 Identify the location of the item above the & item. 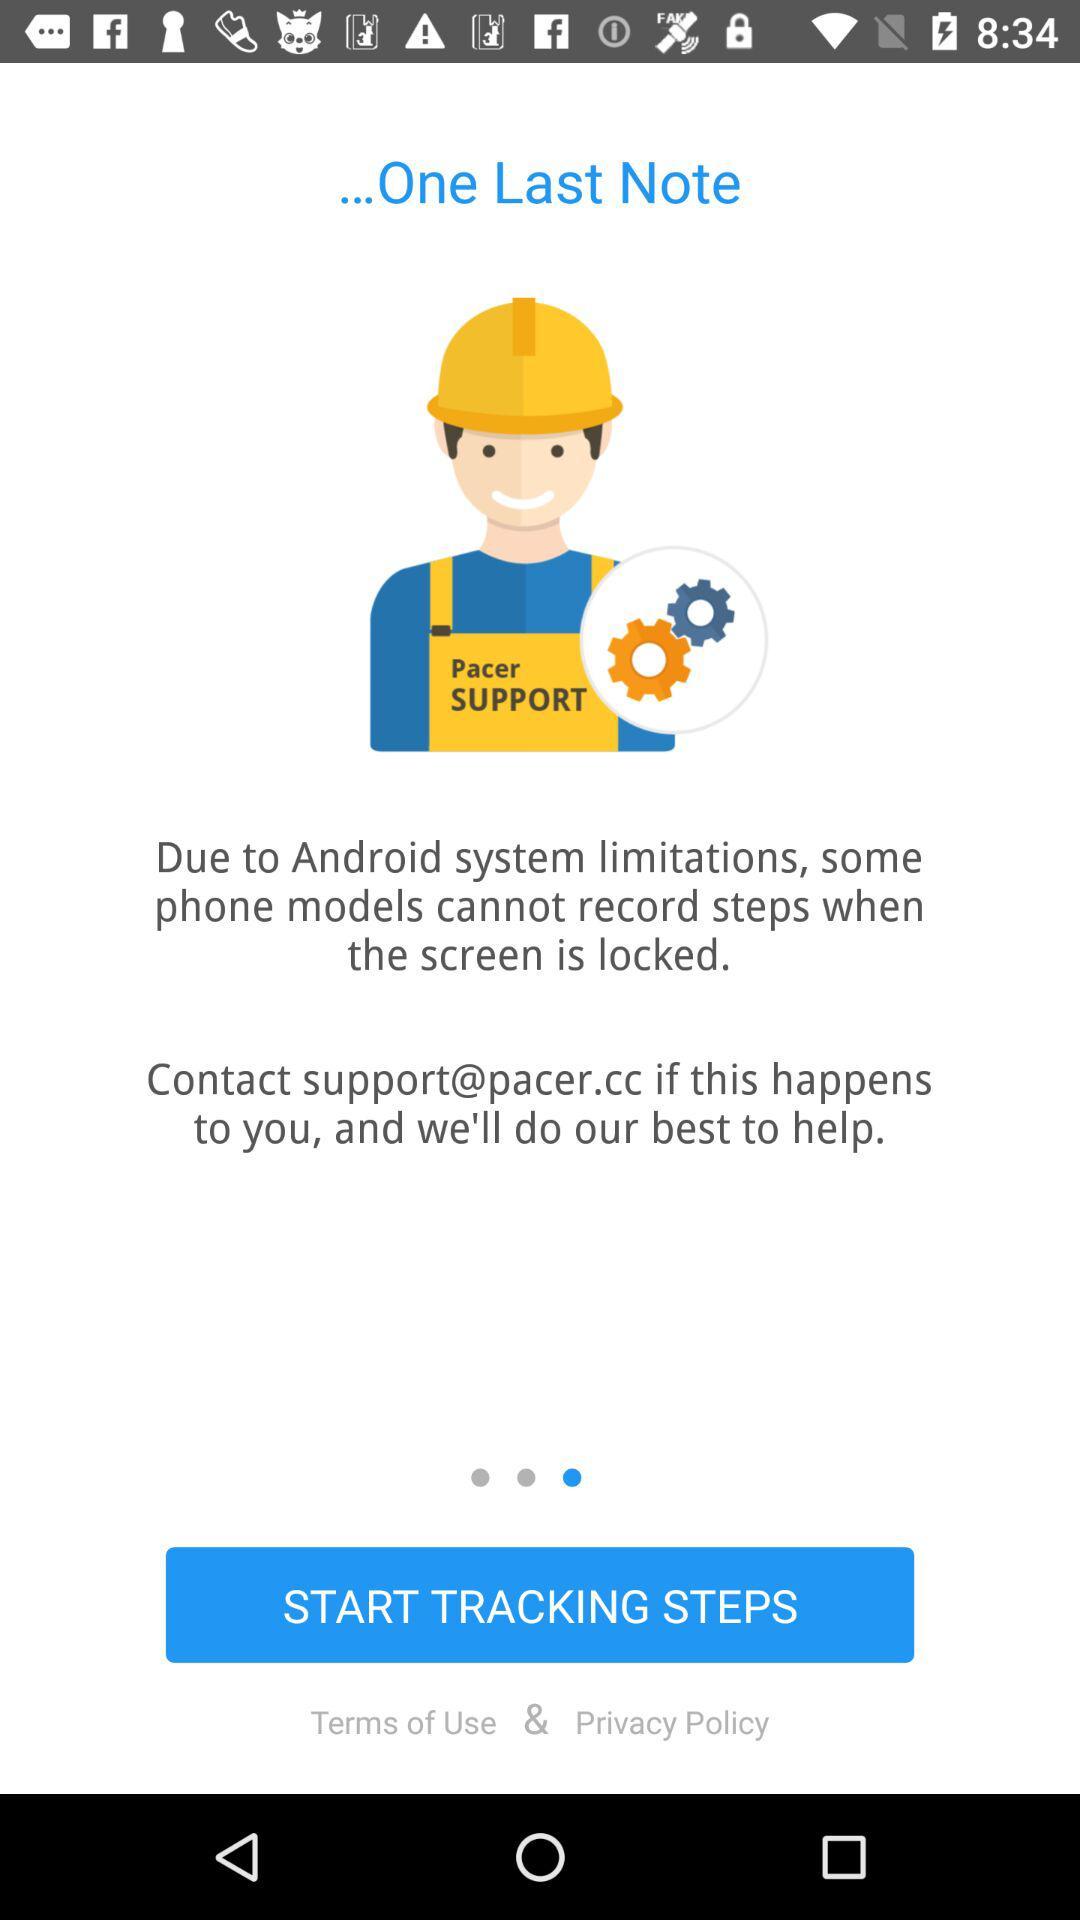
(540, 1604).